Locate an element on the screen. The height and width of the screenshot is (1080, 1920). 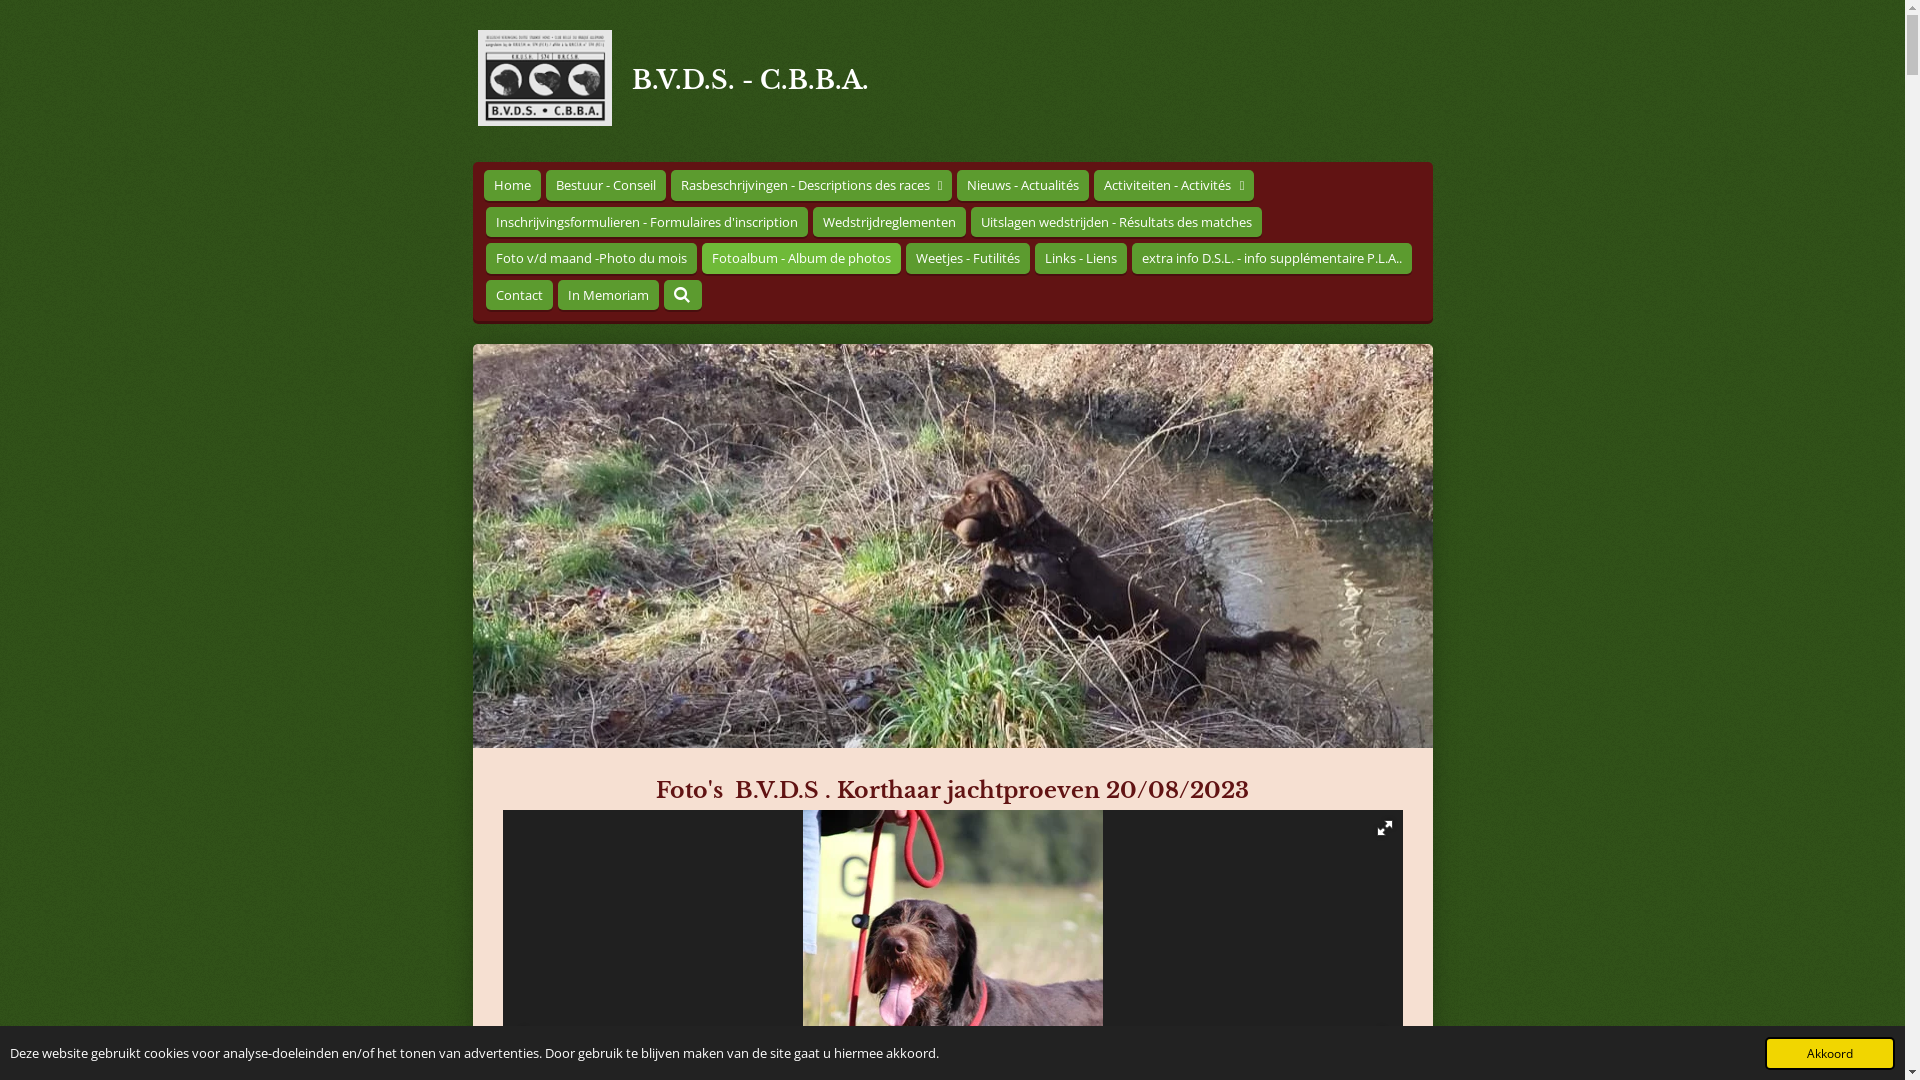
'Akkoord' is located at coordinates (1829, 1052).